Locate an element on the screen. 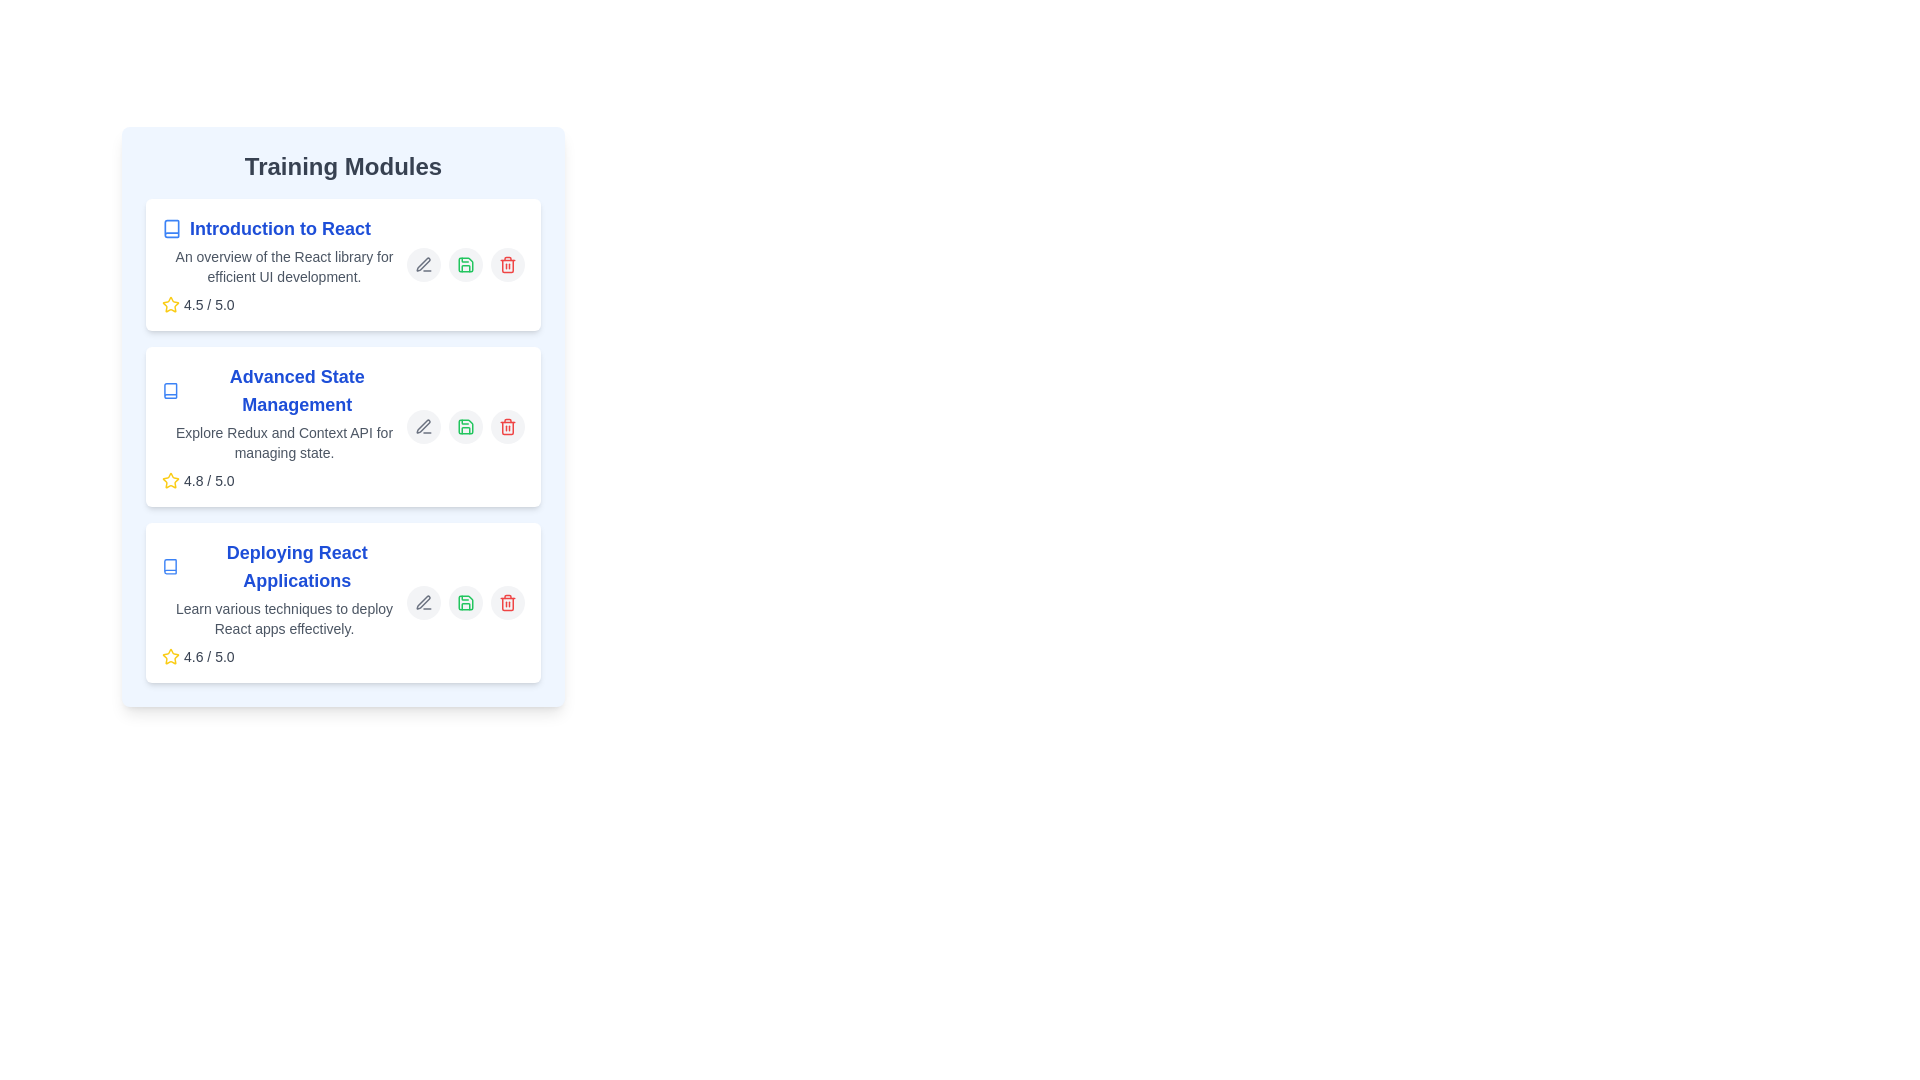 This screenshot has width=1920, height=1080. the primary description text located directly beneath the 'Deploying React Applications' title in the list card, which provides a summary of the topic is located at coordinates (283, 617).